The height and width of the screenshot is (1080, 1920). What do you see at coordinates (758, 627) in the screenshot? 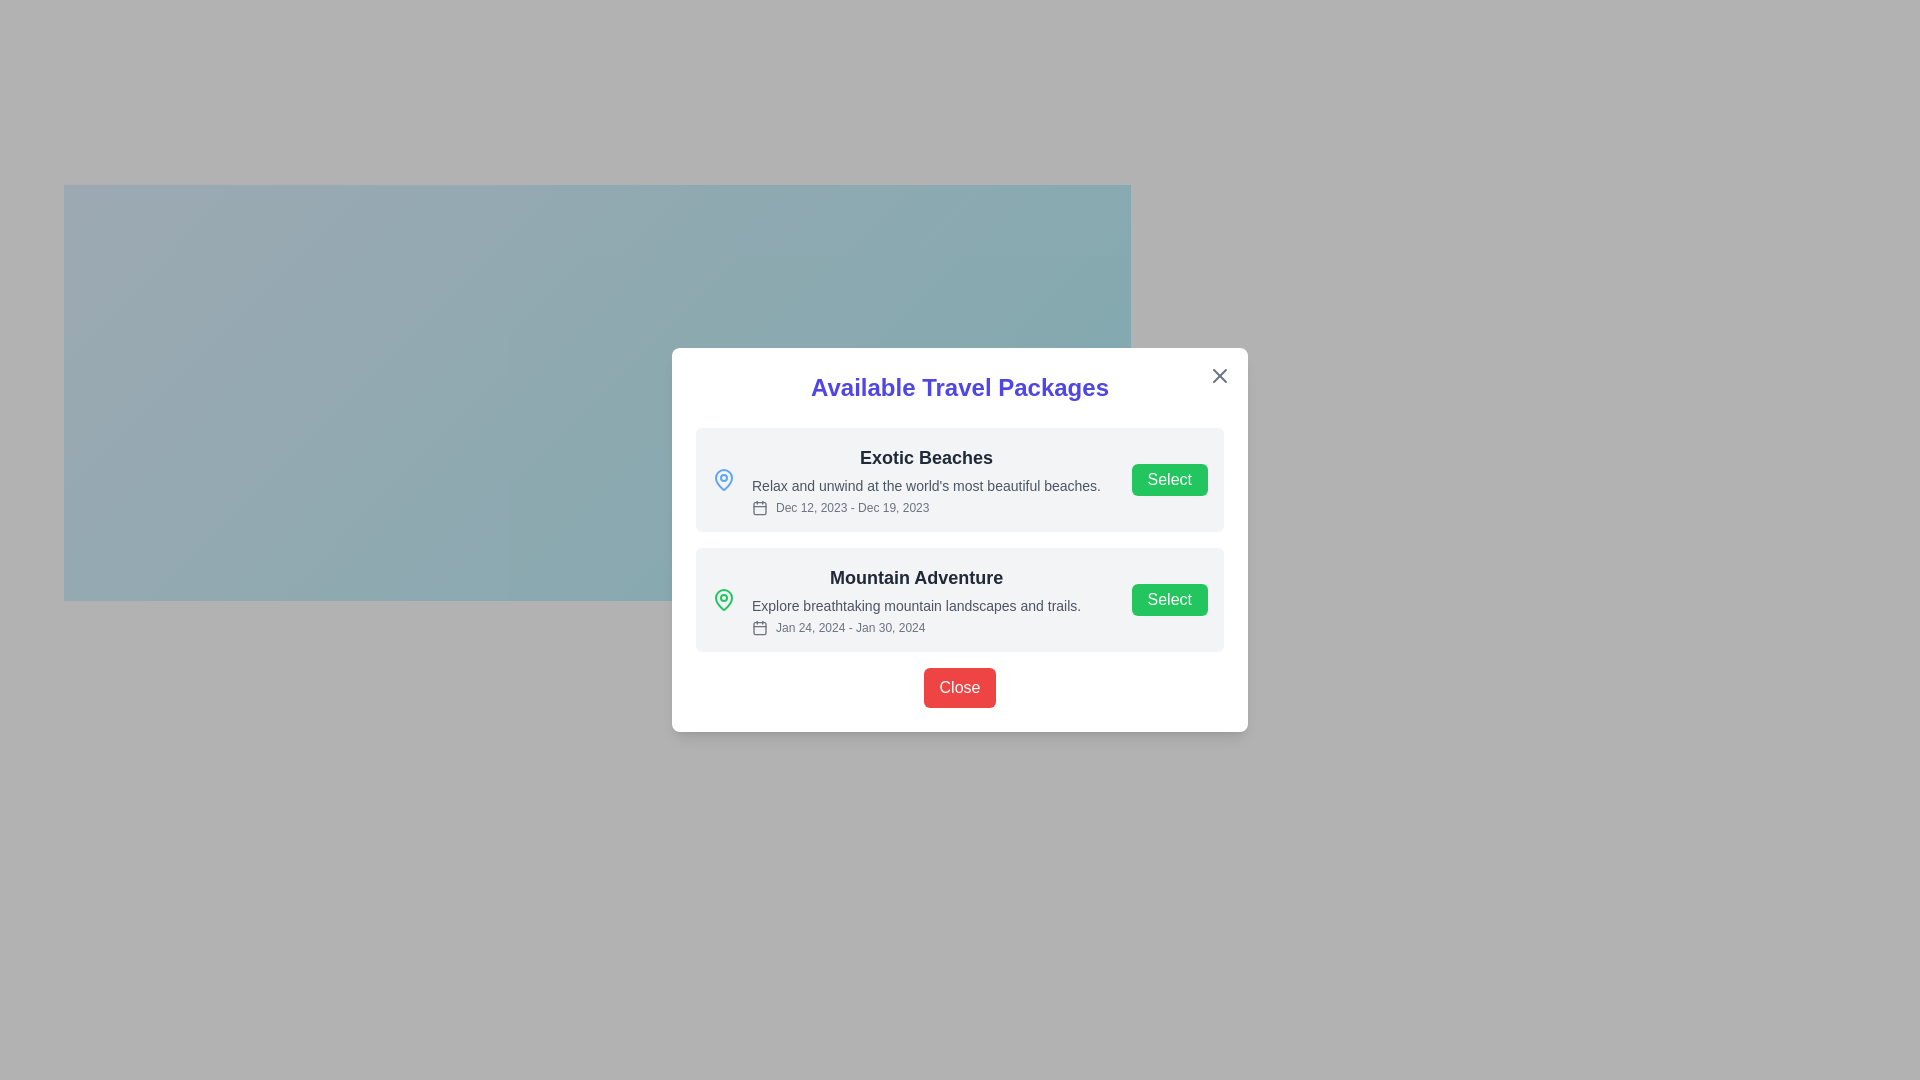
I see `the rounded rectangle within the calendar icon located in the second row of the modal, near the date range text for a travel package` at bounding box center [758, 627].